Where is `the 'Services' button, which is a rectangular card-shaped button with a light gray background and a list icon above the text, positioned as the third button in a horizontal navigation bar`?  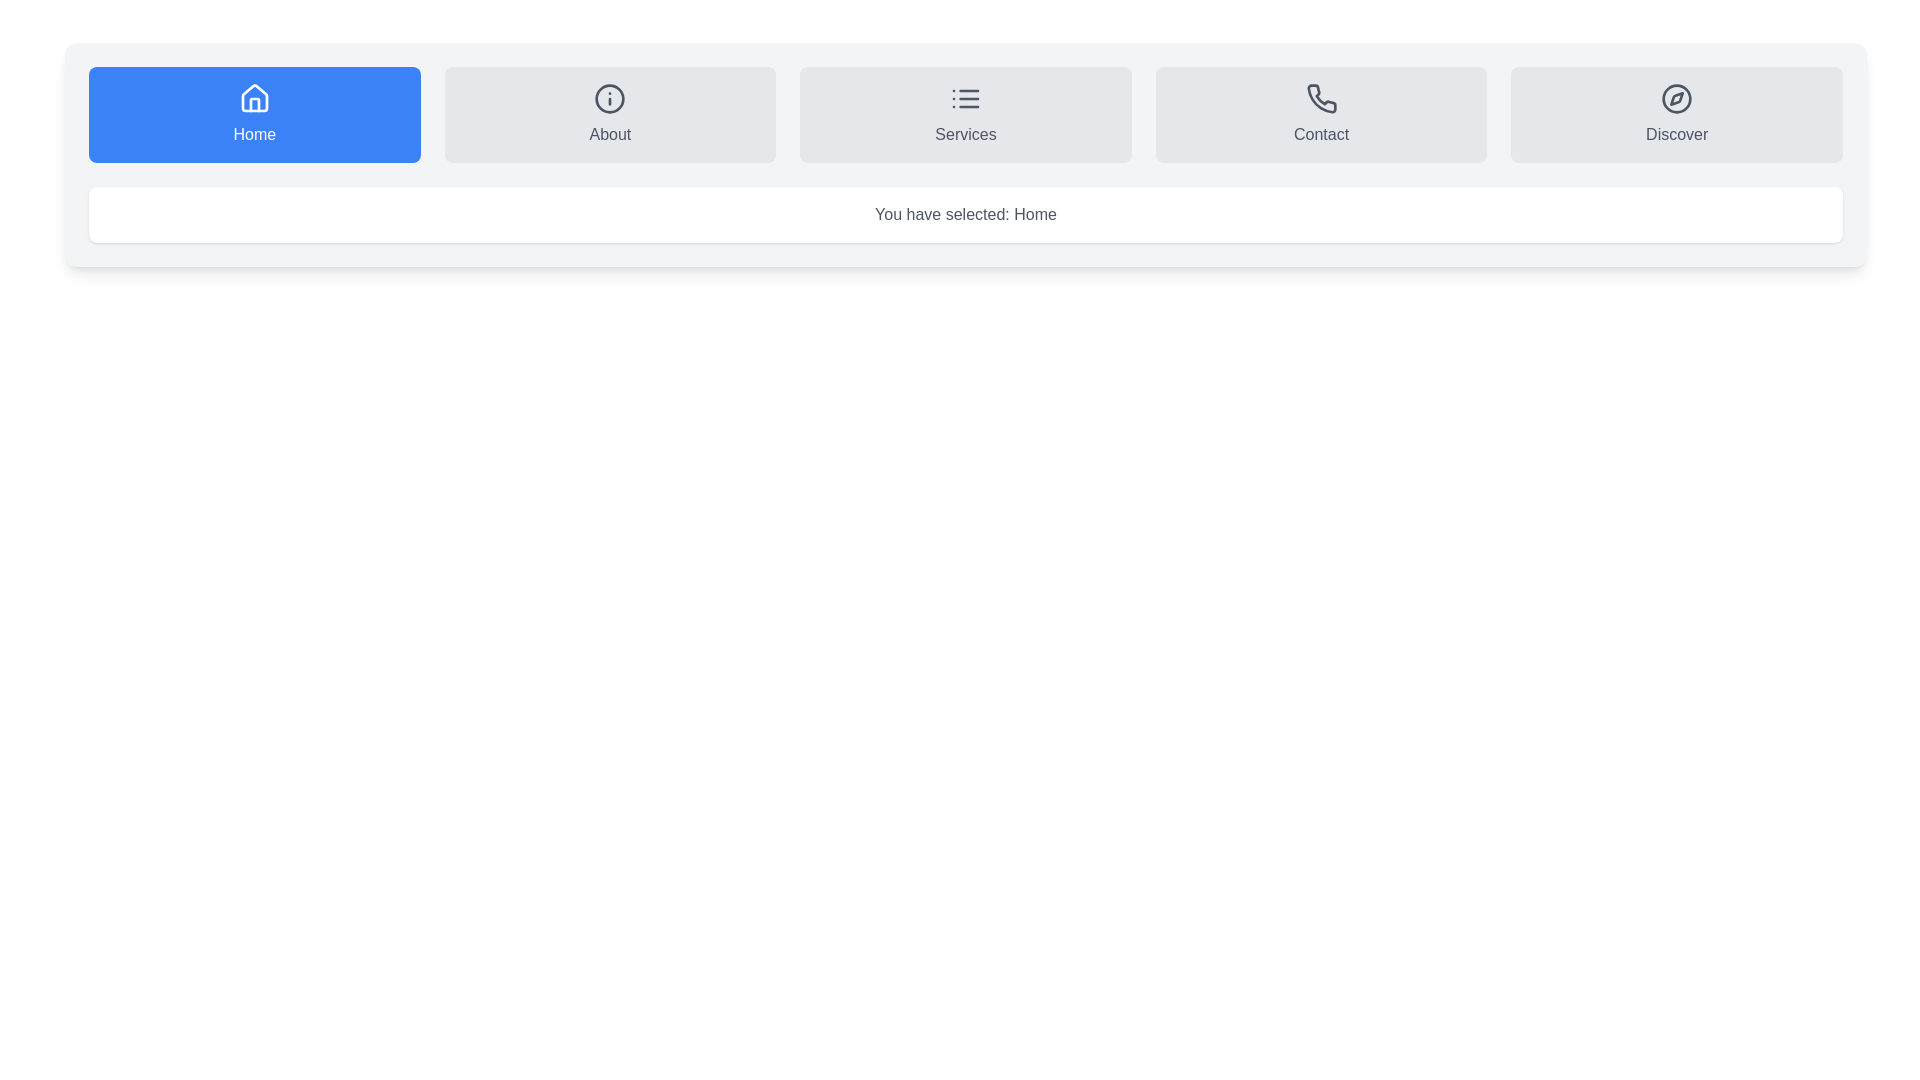 the 'Services' button, which is a rectangular card-shaped button with a light gray background and a list icon above the text, positioned as the third button in a horizontal navigation bar is located at coordinates (965, 115).